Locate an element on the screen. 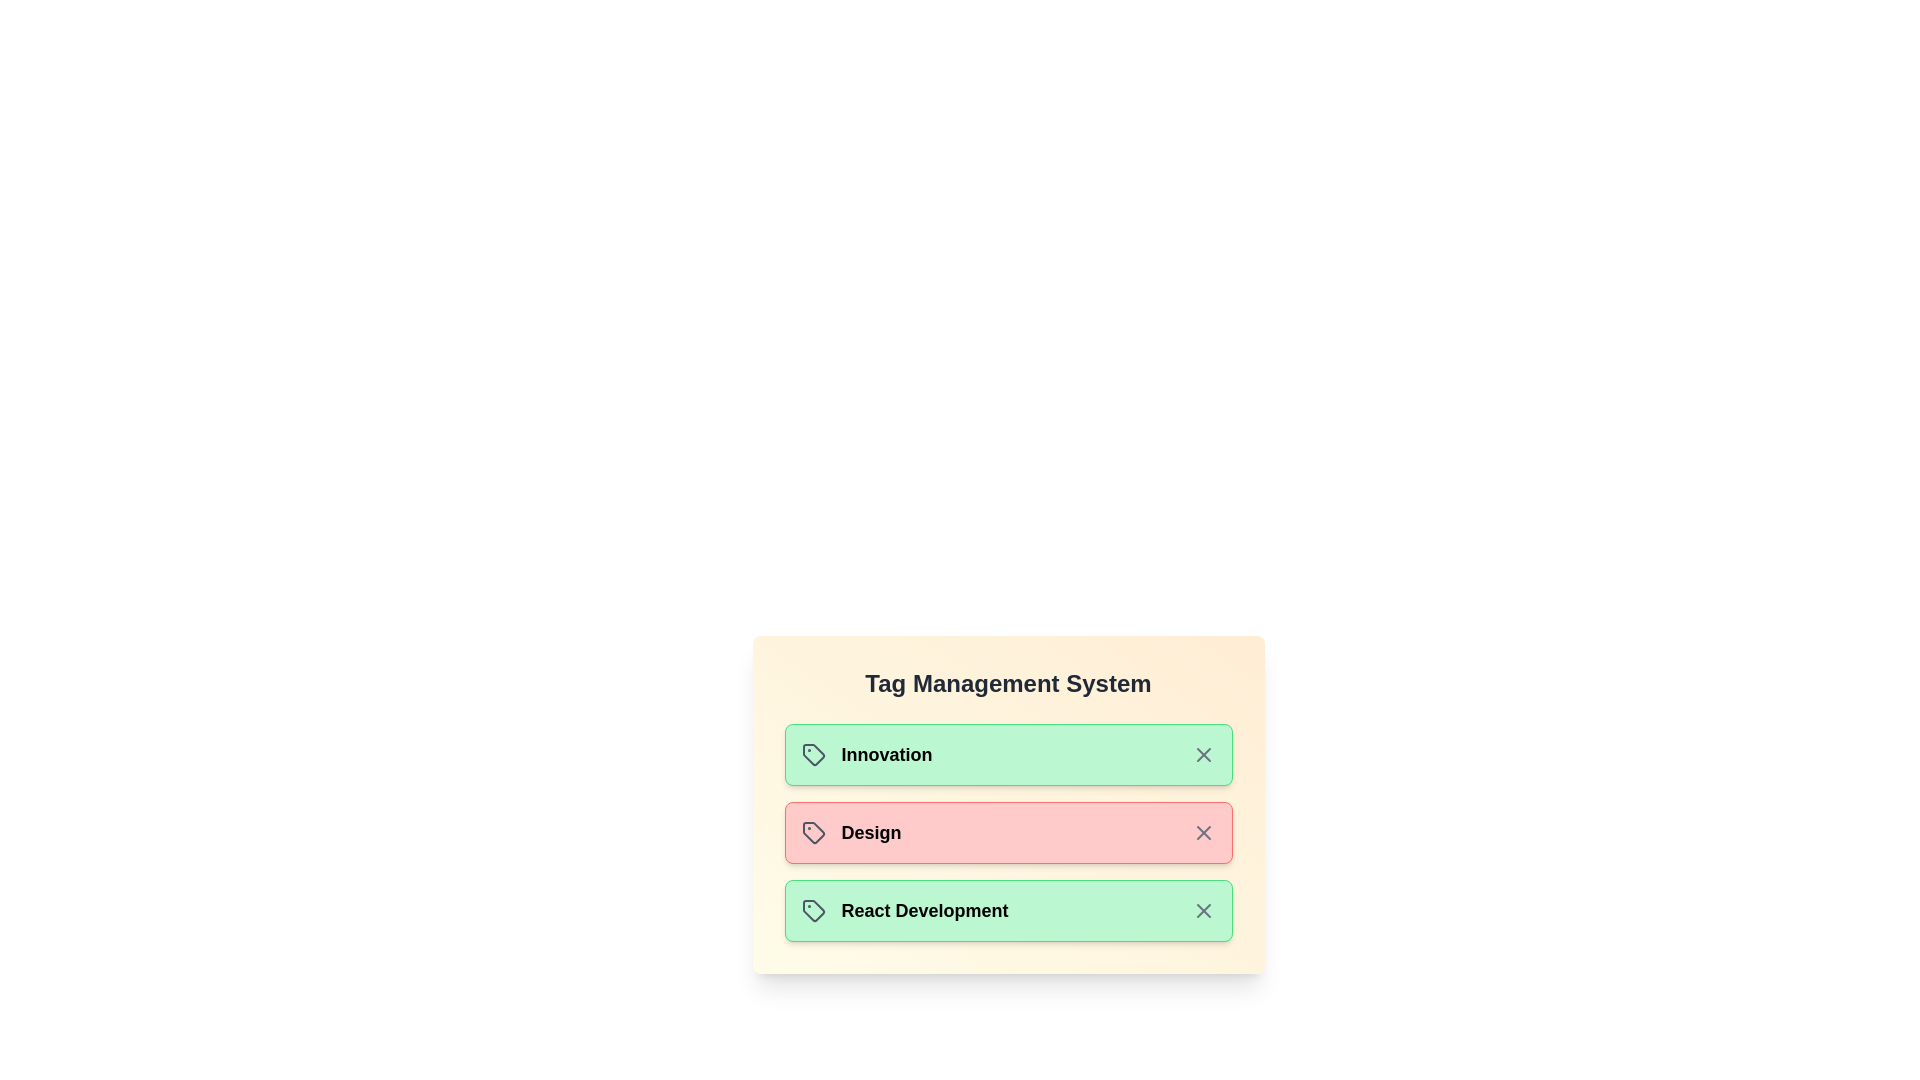  the close button of the tag labeled 'React Development' to remove it is located at coordinates (1202, 910).